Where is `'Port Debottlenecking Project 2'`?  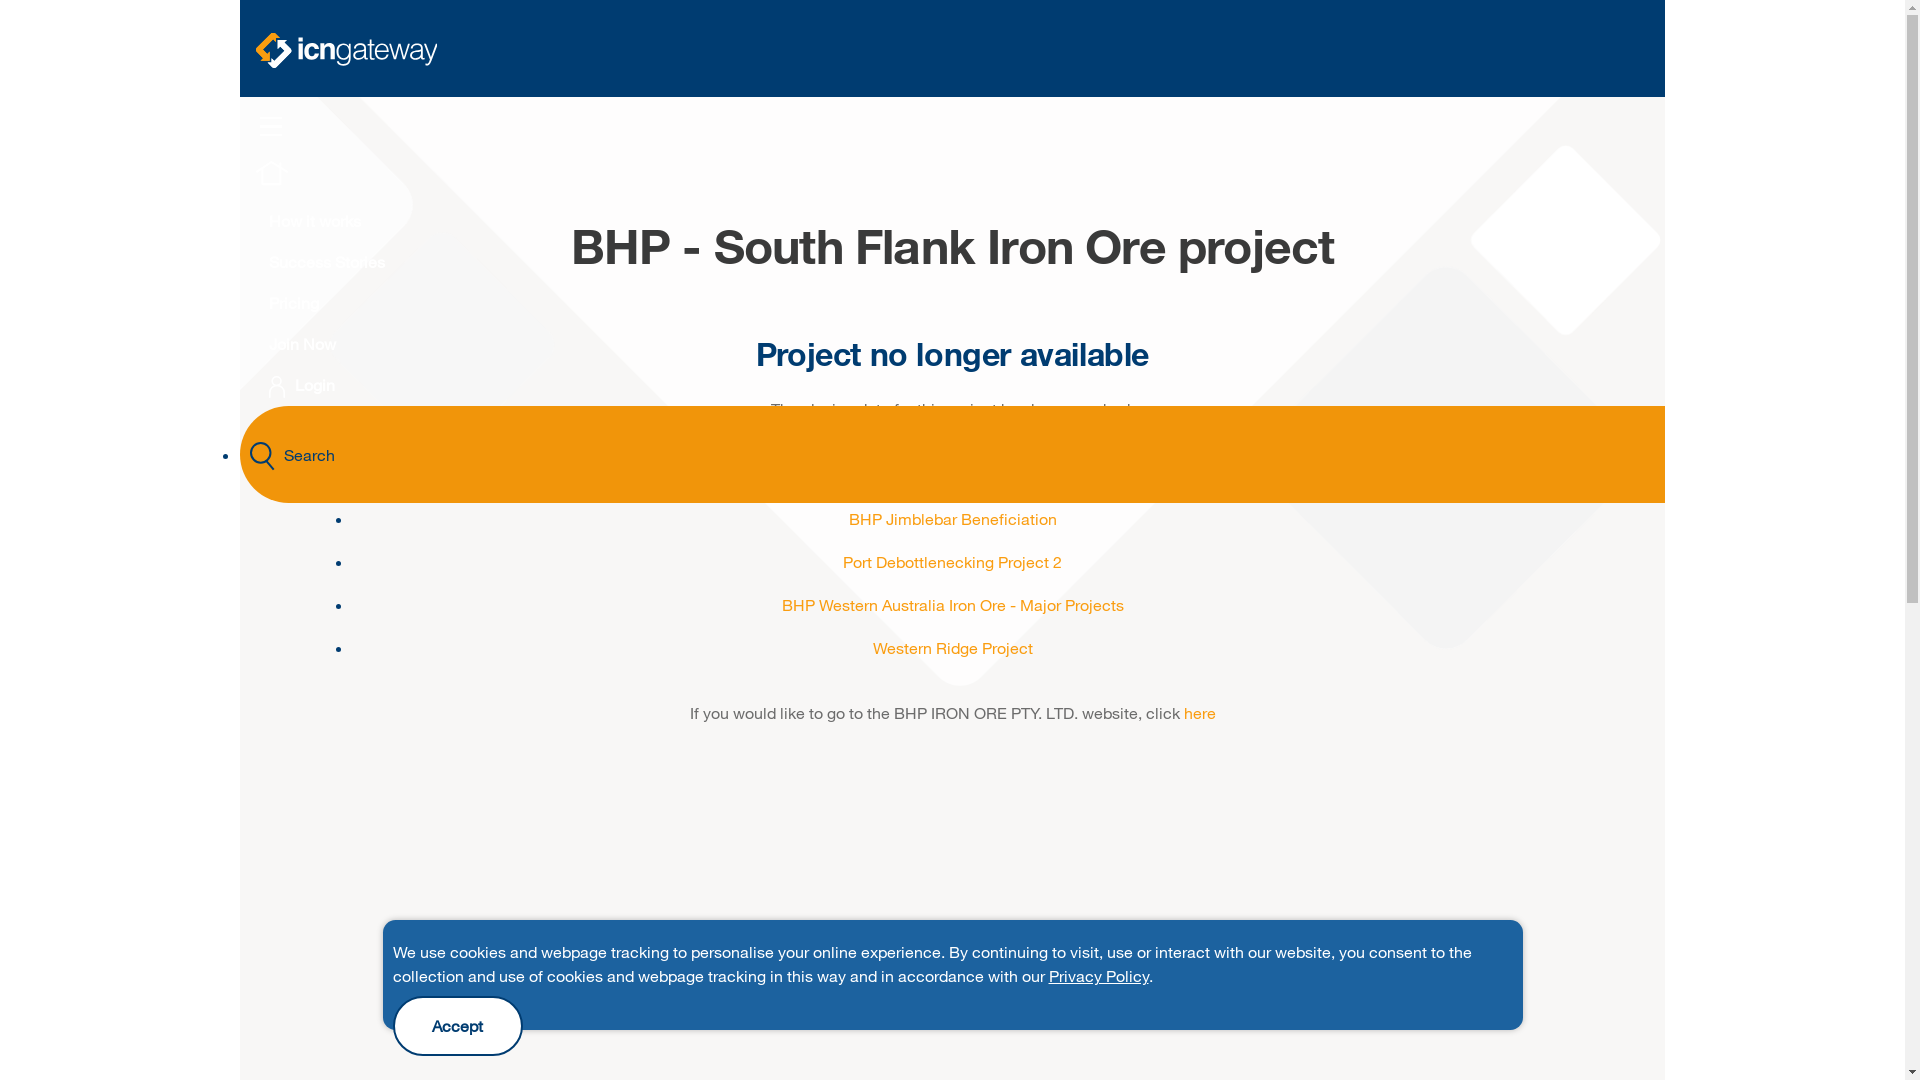
'Port Debottlenecking Project 2' is located at coordinates (951, 561).